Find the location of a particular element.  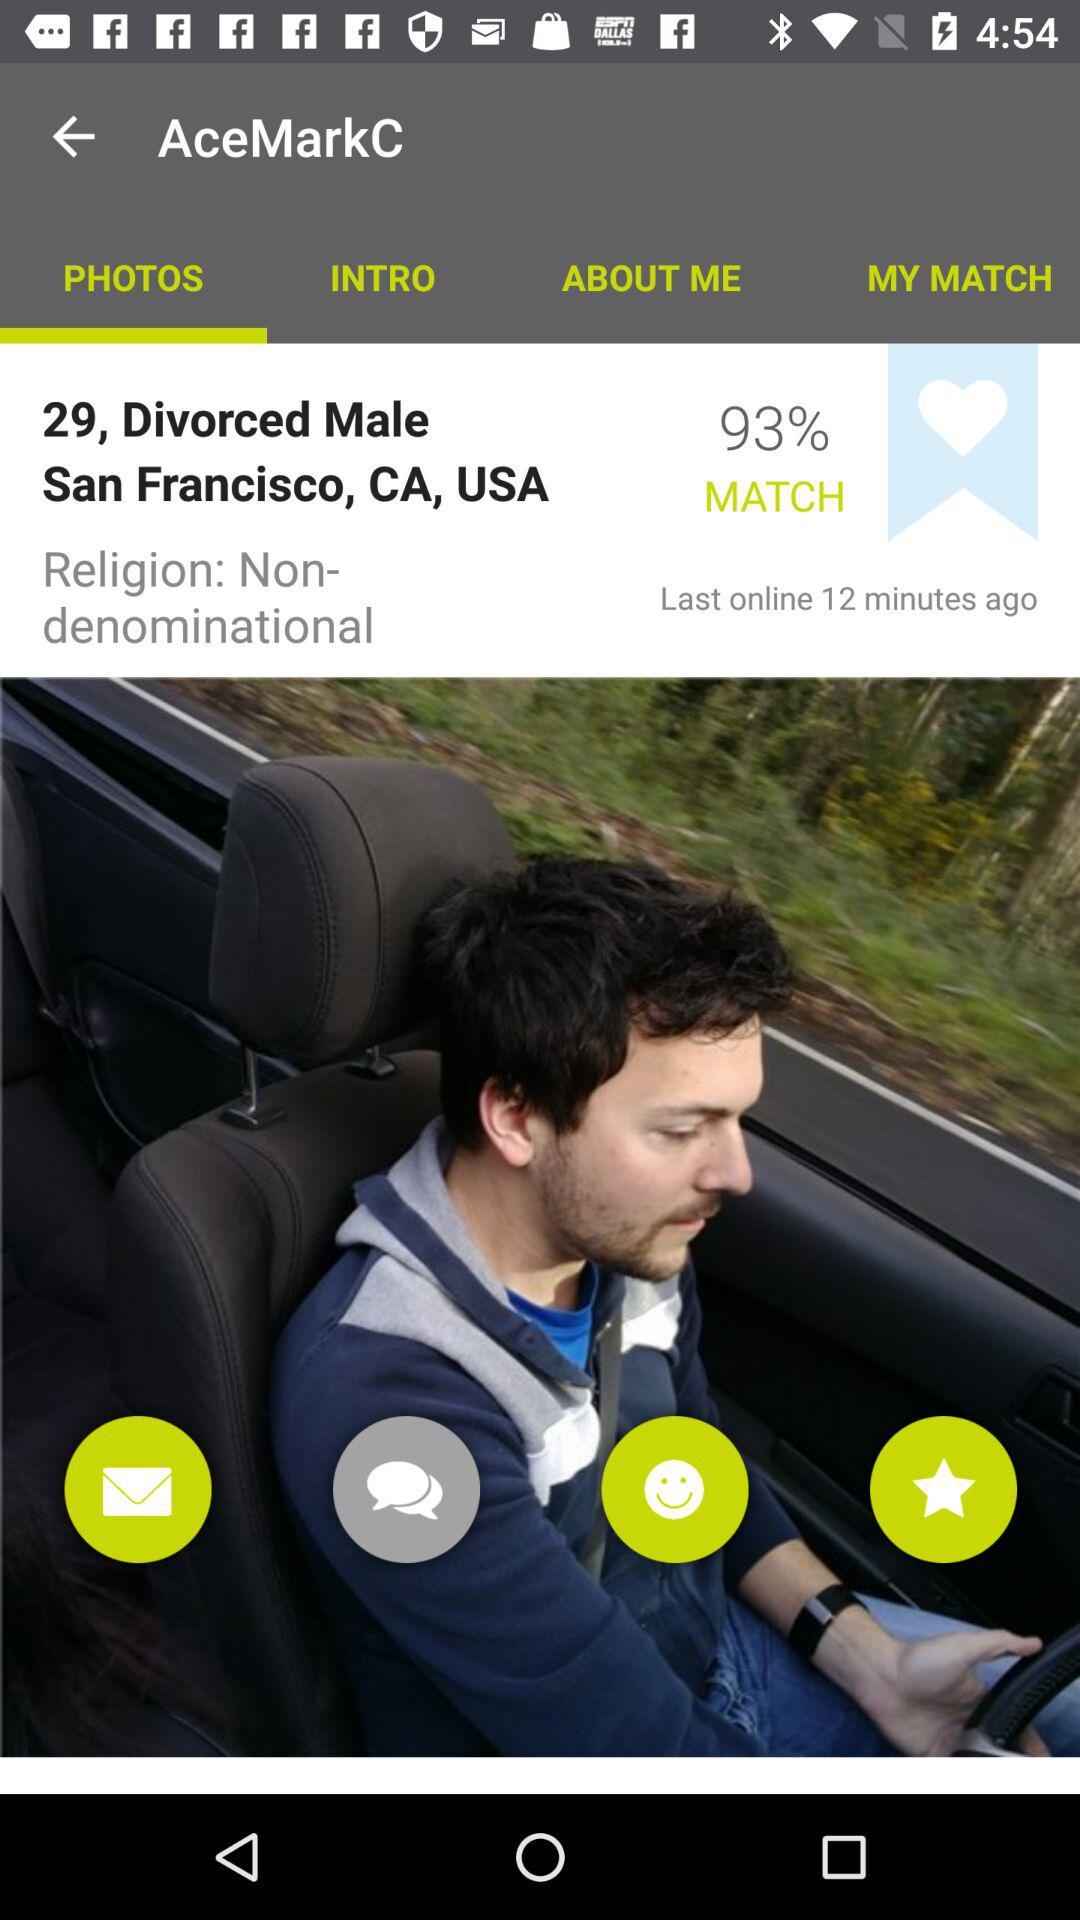

switch favorite is located at coordinates (962, 441).